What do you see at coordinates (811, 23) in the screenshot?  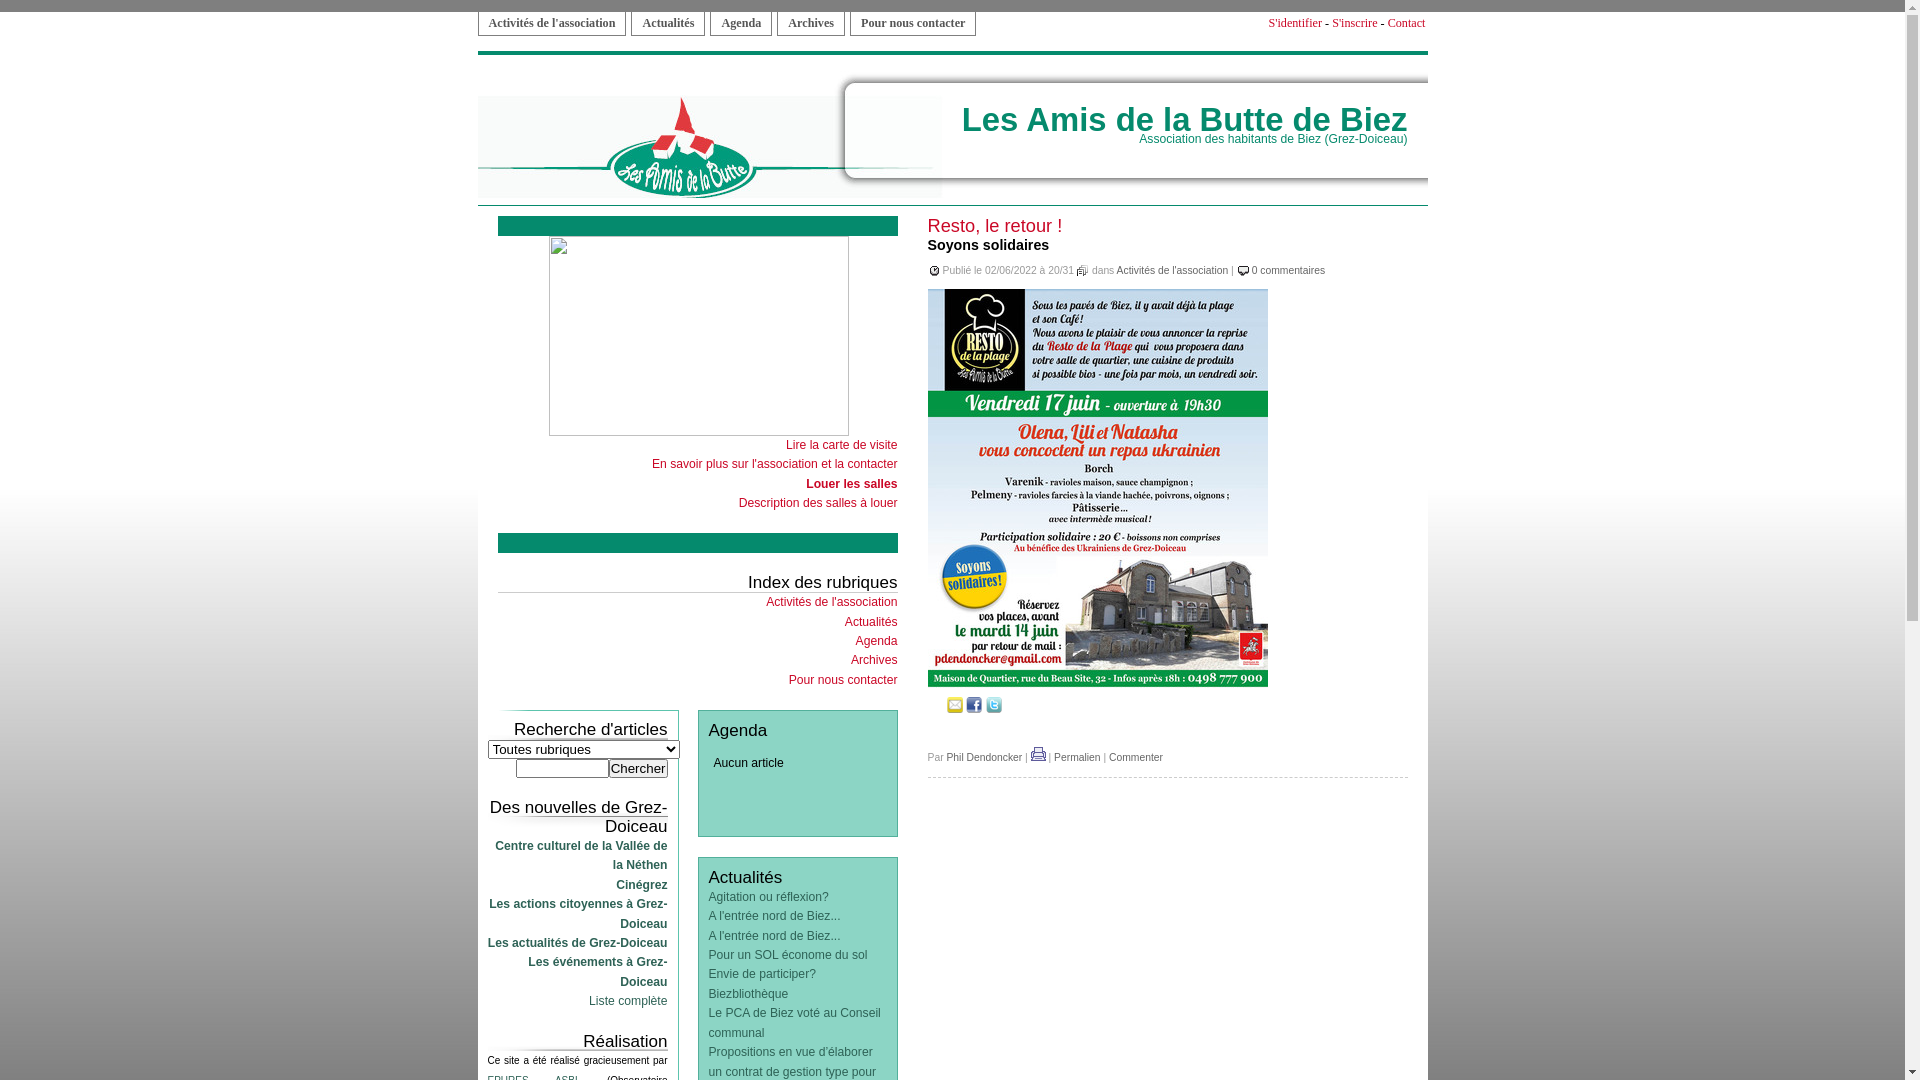 I see `'Archives'` at bounding box center [811, 23].